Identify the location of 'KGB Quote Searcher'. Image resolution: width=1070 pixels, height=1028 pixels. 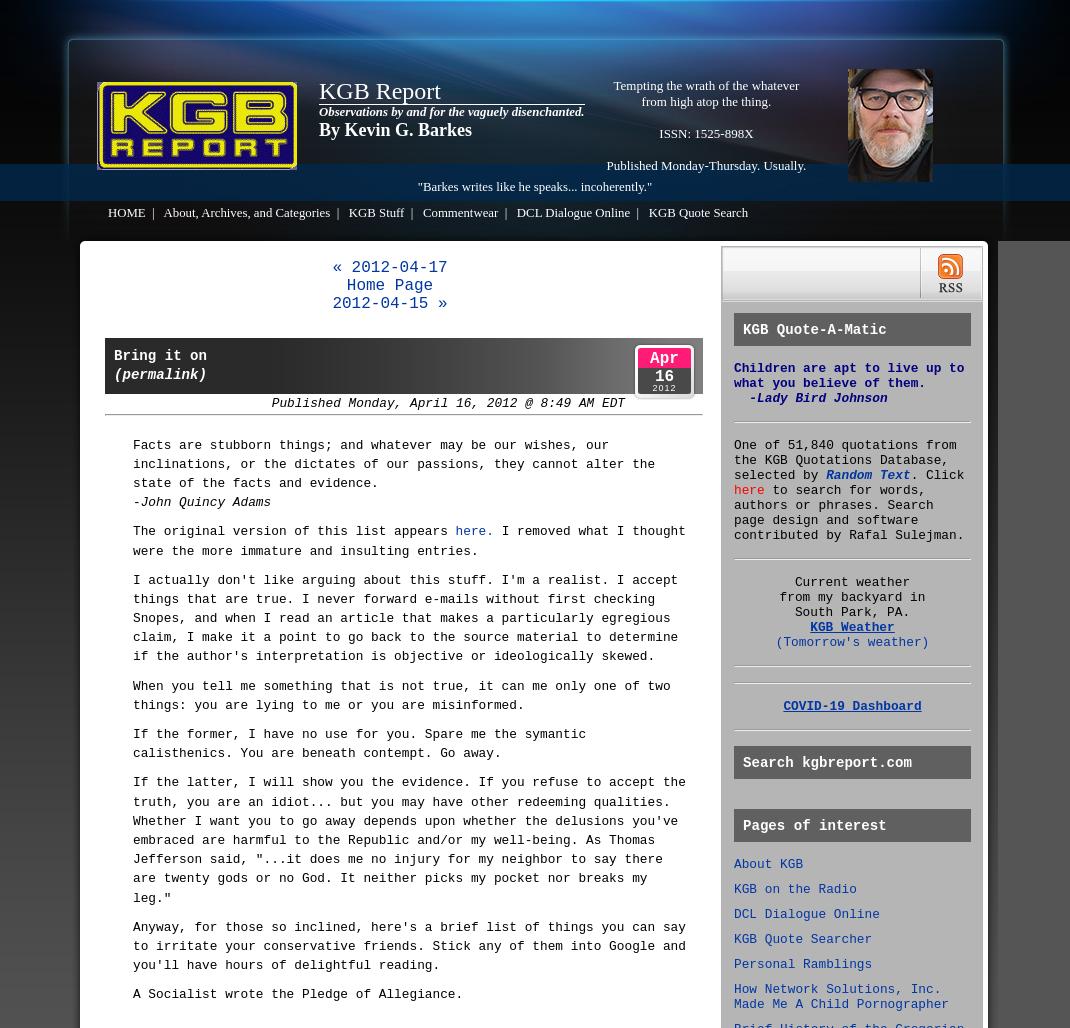
(803, 939).